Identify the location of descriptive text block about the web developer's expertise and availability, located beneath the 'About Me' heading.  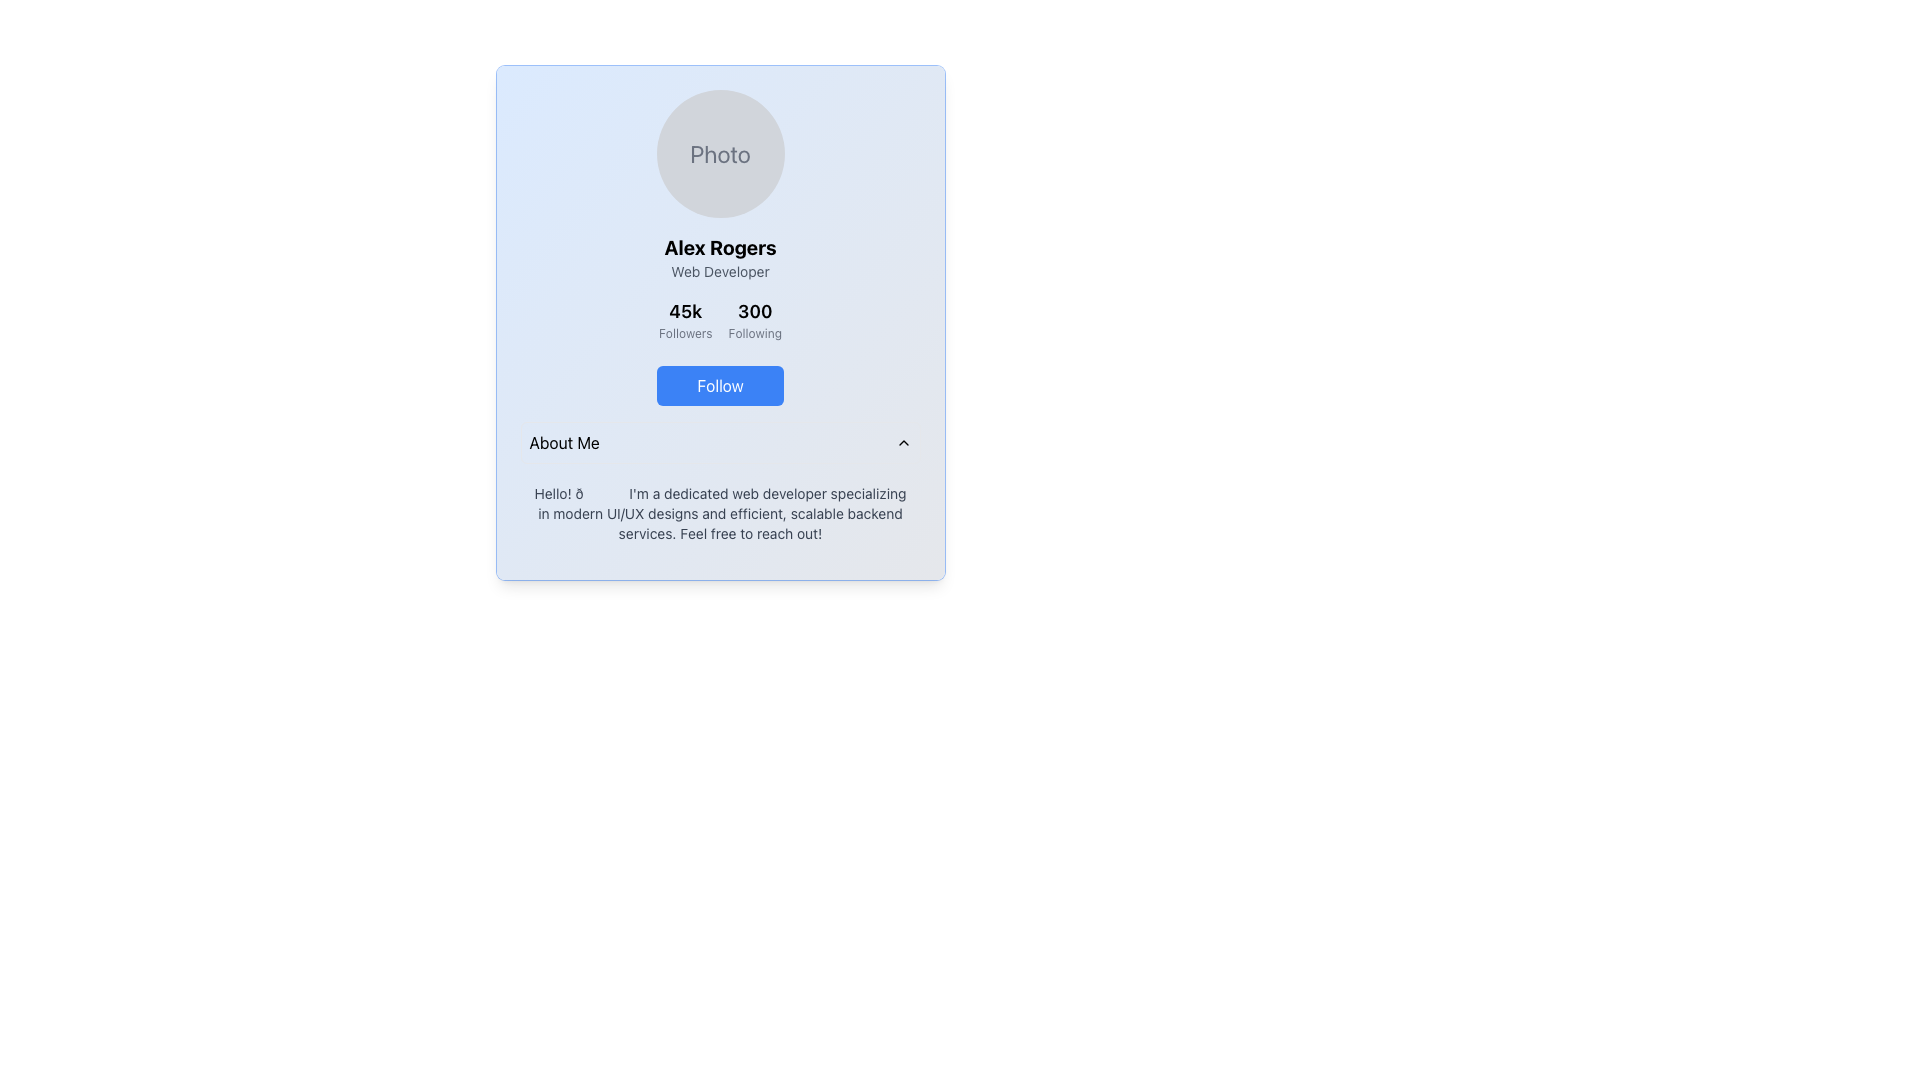
(720, 512).